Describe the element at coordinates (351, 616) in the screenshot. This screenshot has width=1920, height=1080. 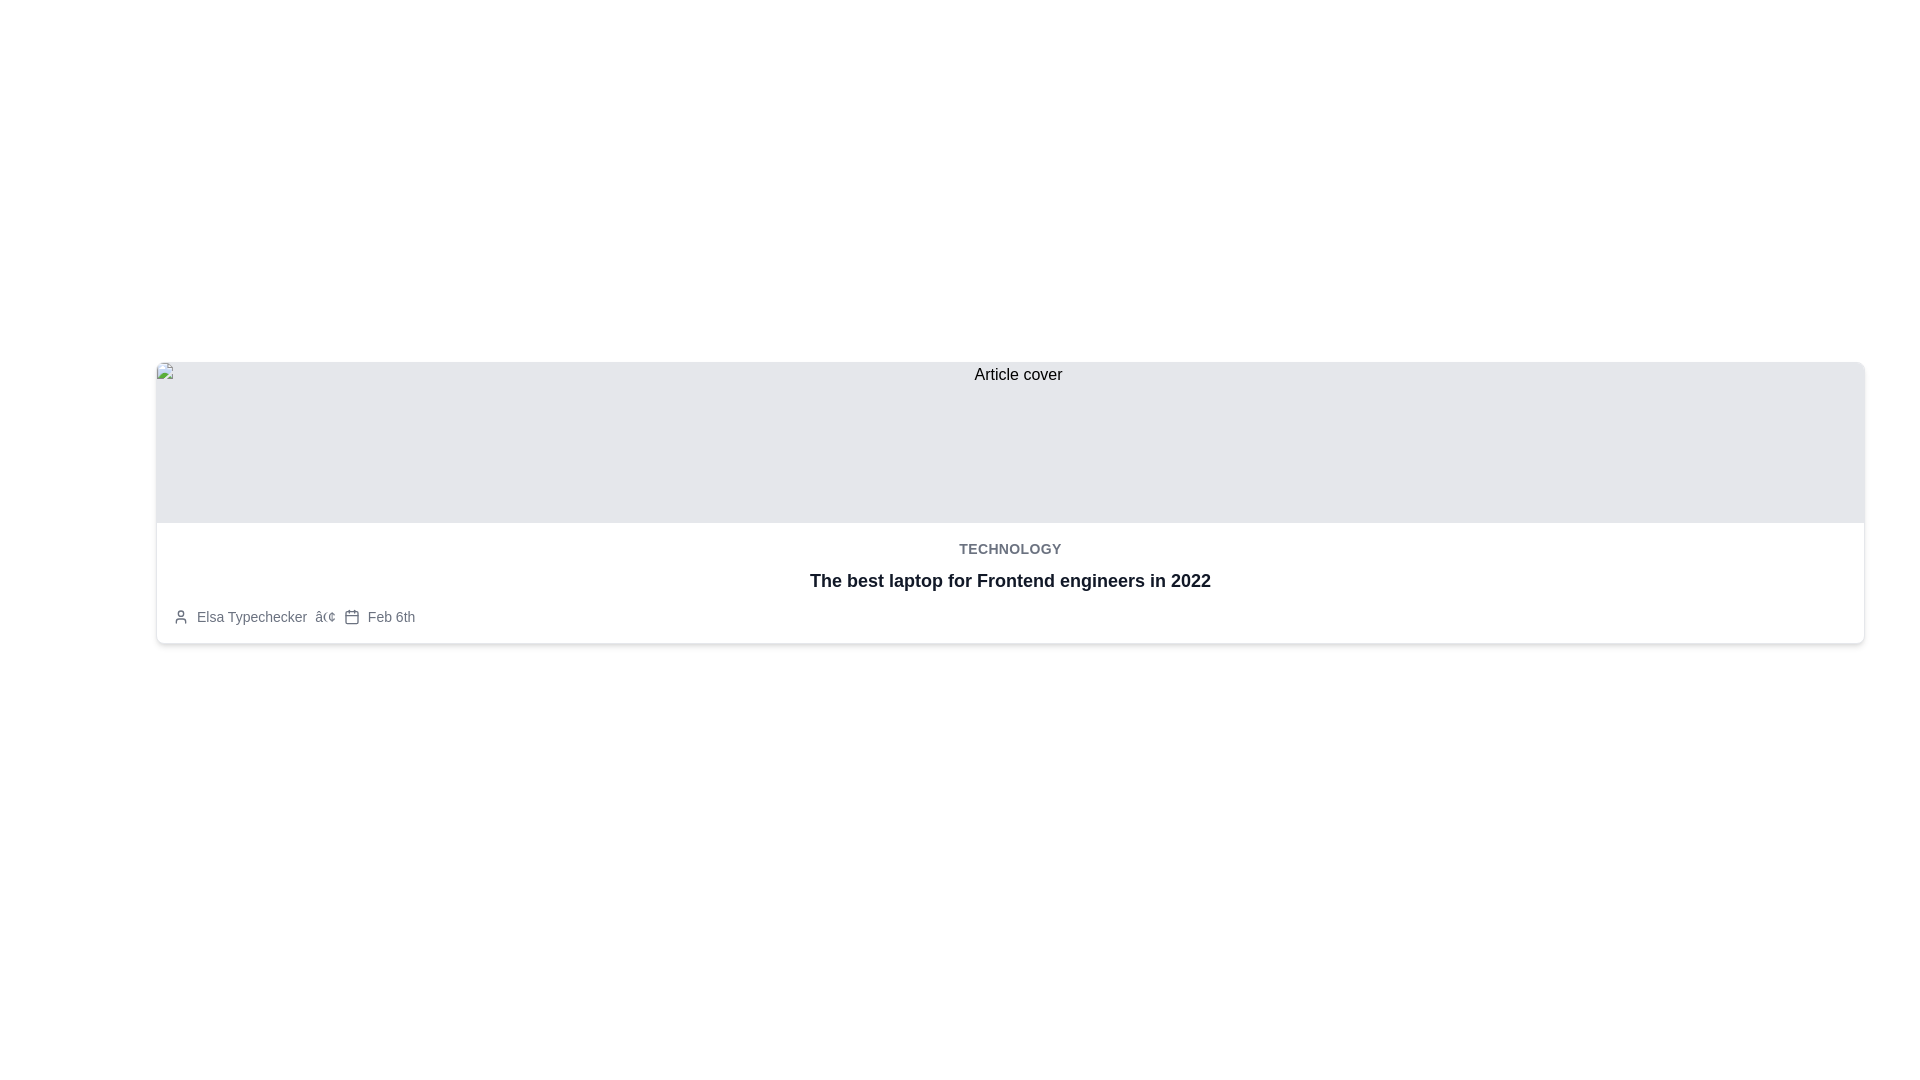
I see `the small grayish calendar icon located at the bottom of the article card, positioned after the author name and before the date 'Feb 6th'` at that location.